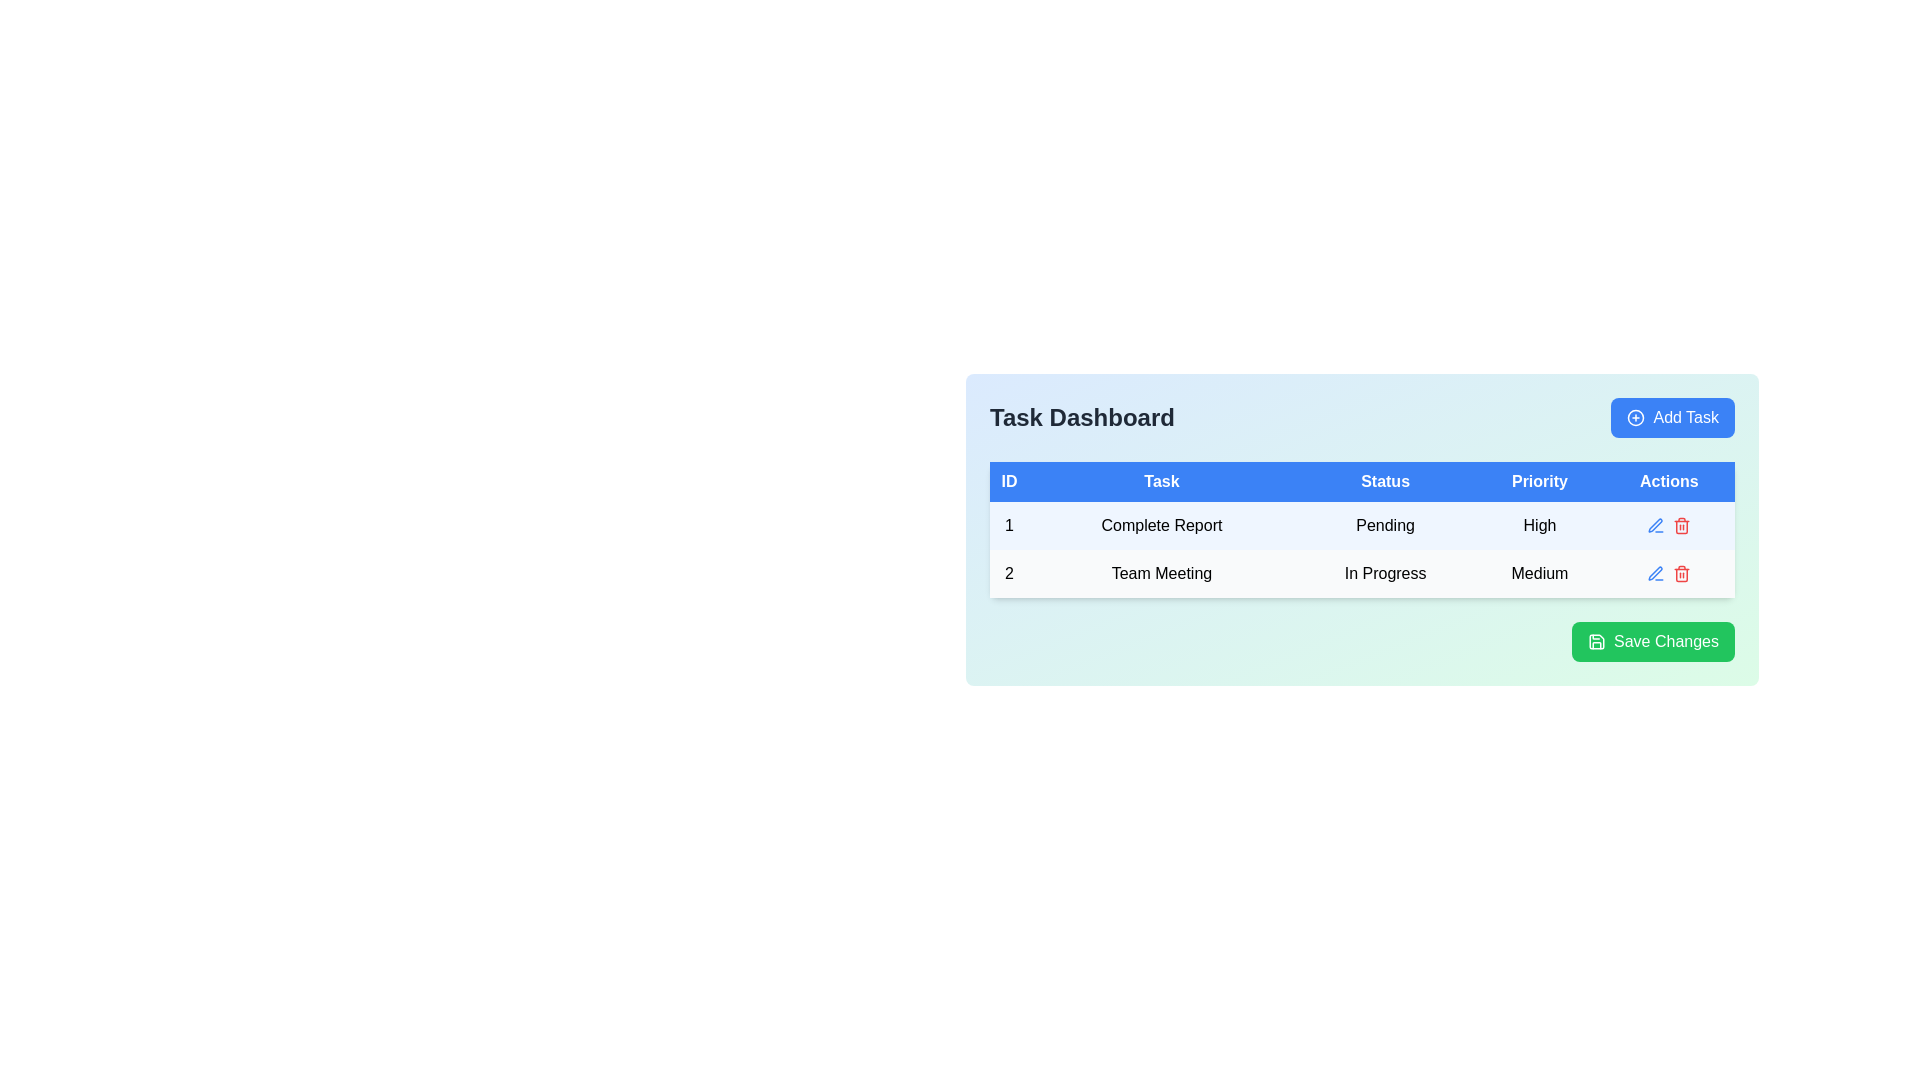 The image size is (1920, 1080). Describe the element at coordinates (1384, 574) in the screenshot. I see `the 'In Progress' text label located in the third cell of the second row under the 'Status' column, adjacent to the 'Team Meeting' task in the table` at that location.